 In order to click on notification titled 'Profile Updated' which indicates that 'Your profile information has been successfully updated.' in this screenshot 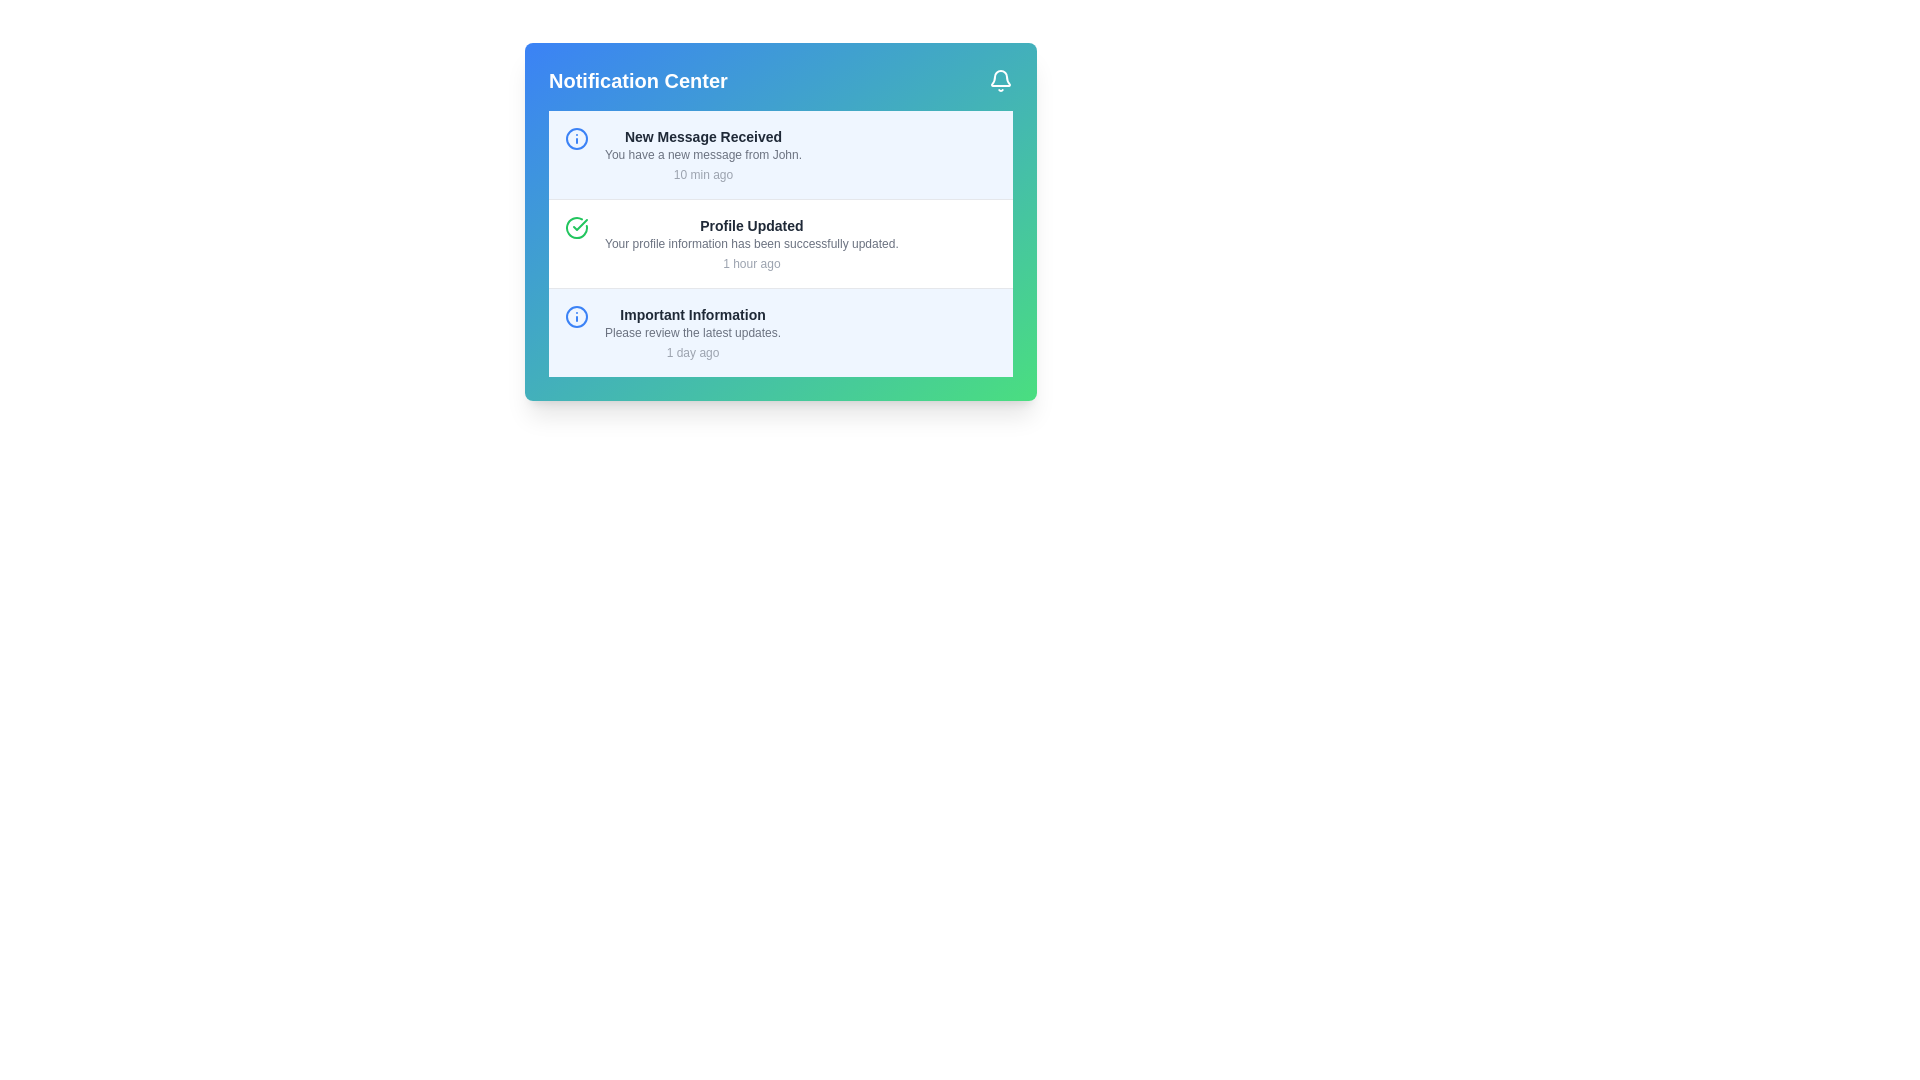, I will do `click(780, 242)`.